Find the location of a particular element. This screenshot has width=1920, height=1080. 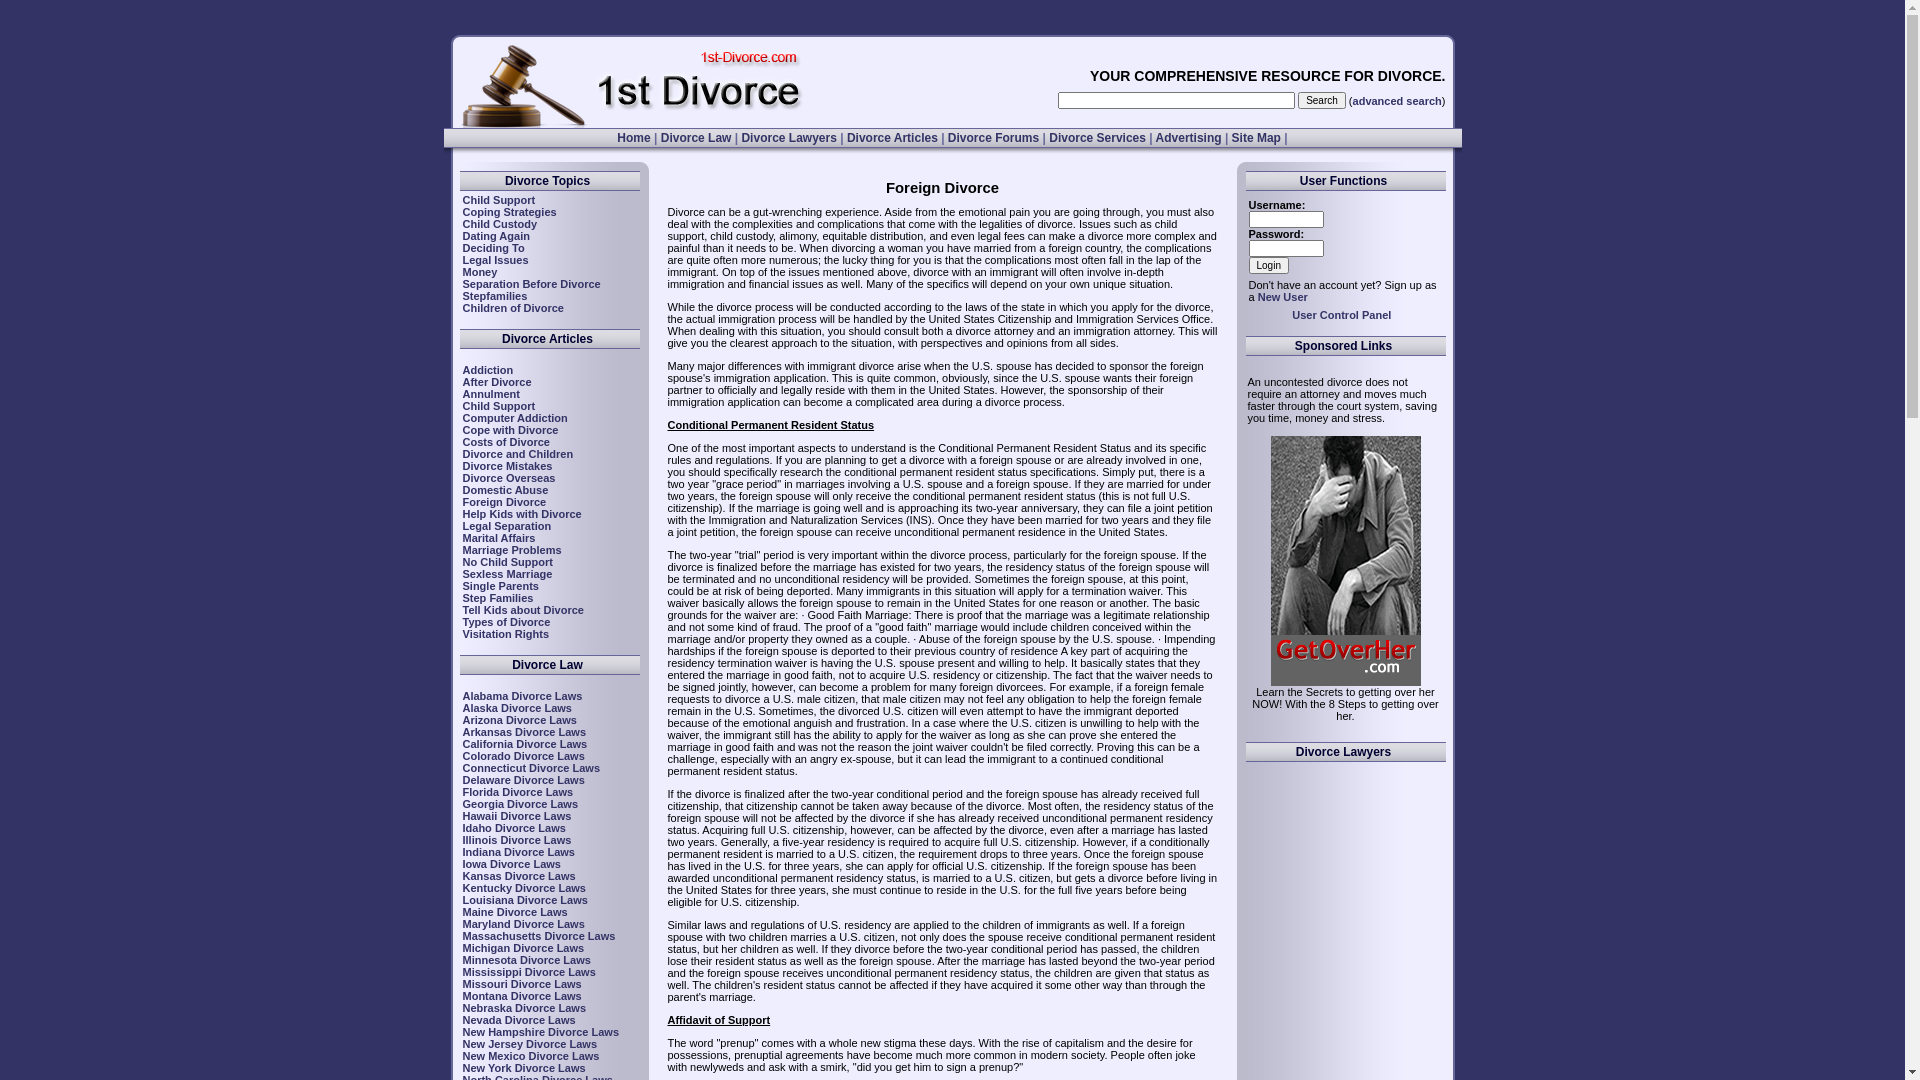

'Georgia Divorce Laws' is located at coordinates (460, 802).